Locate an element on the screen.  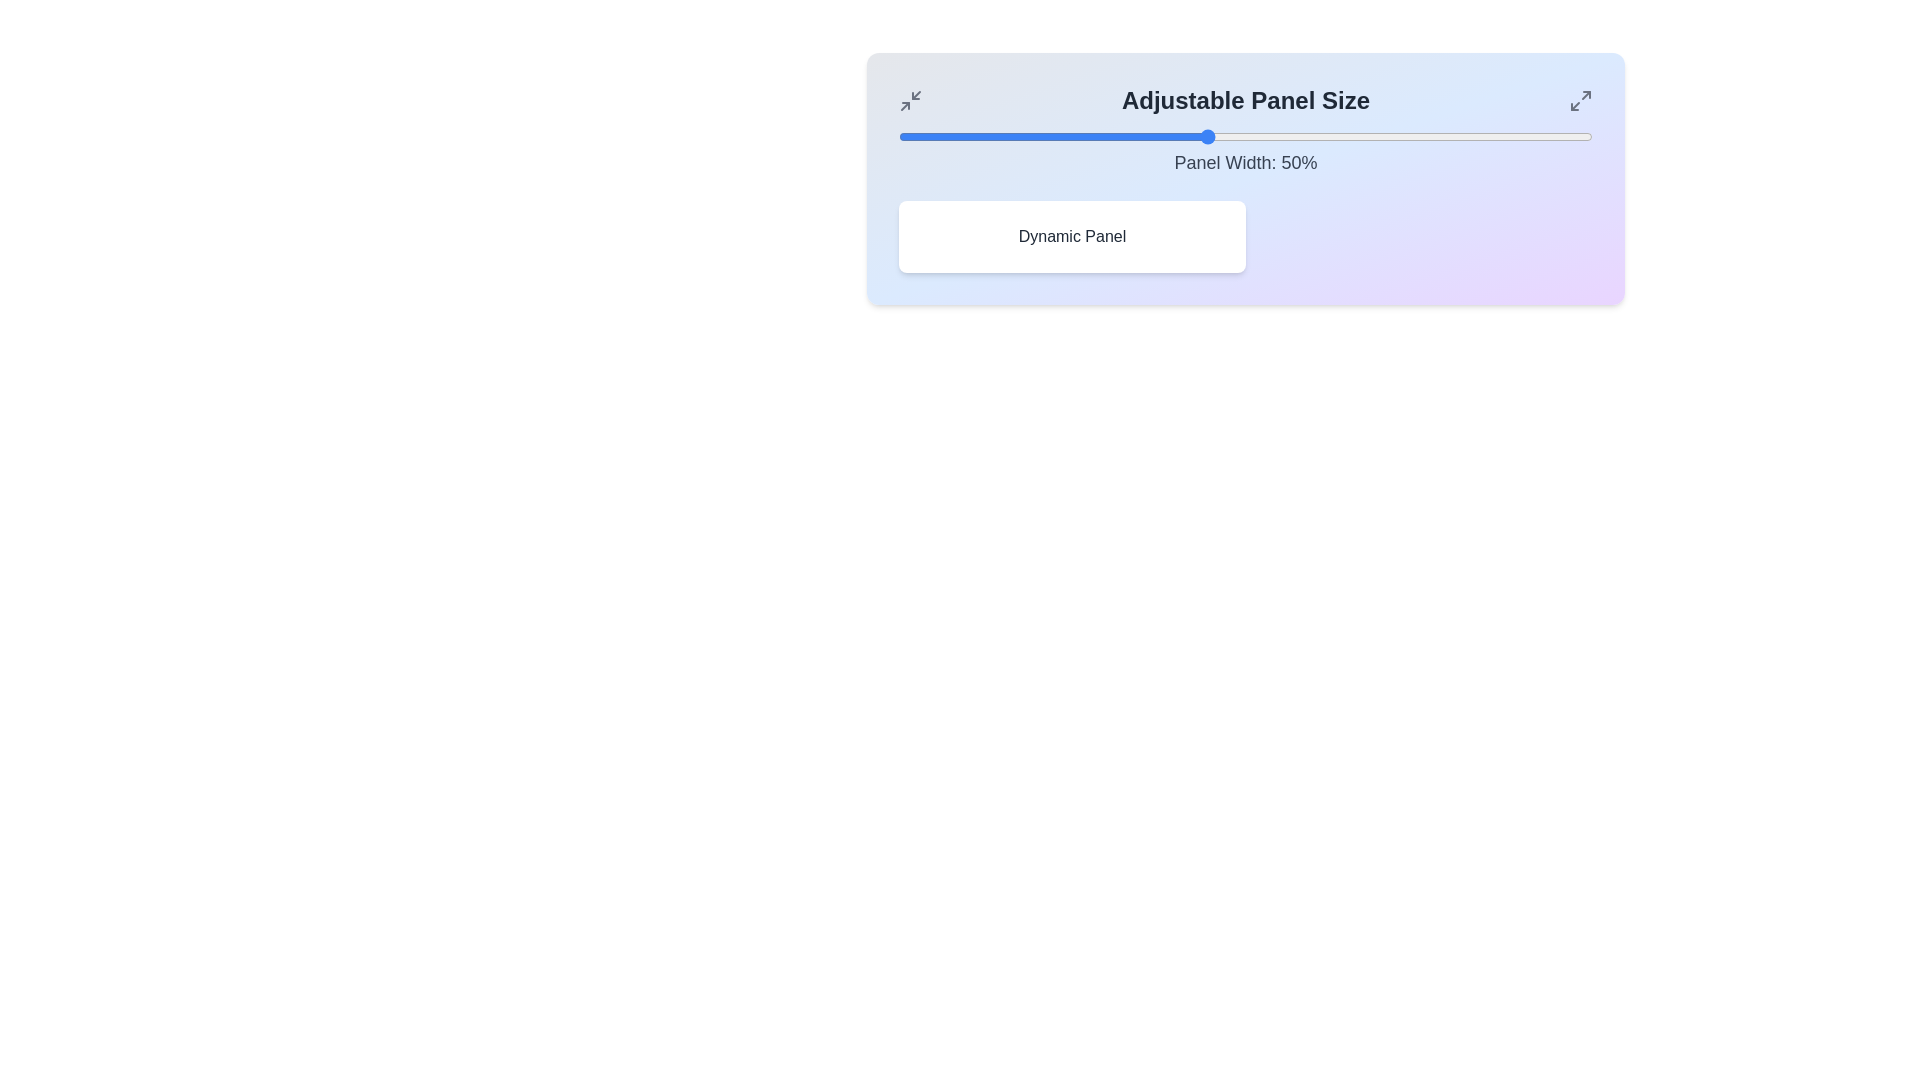
the panel width is located at coordinates (1454, 136).